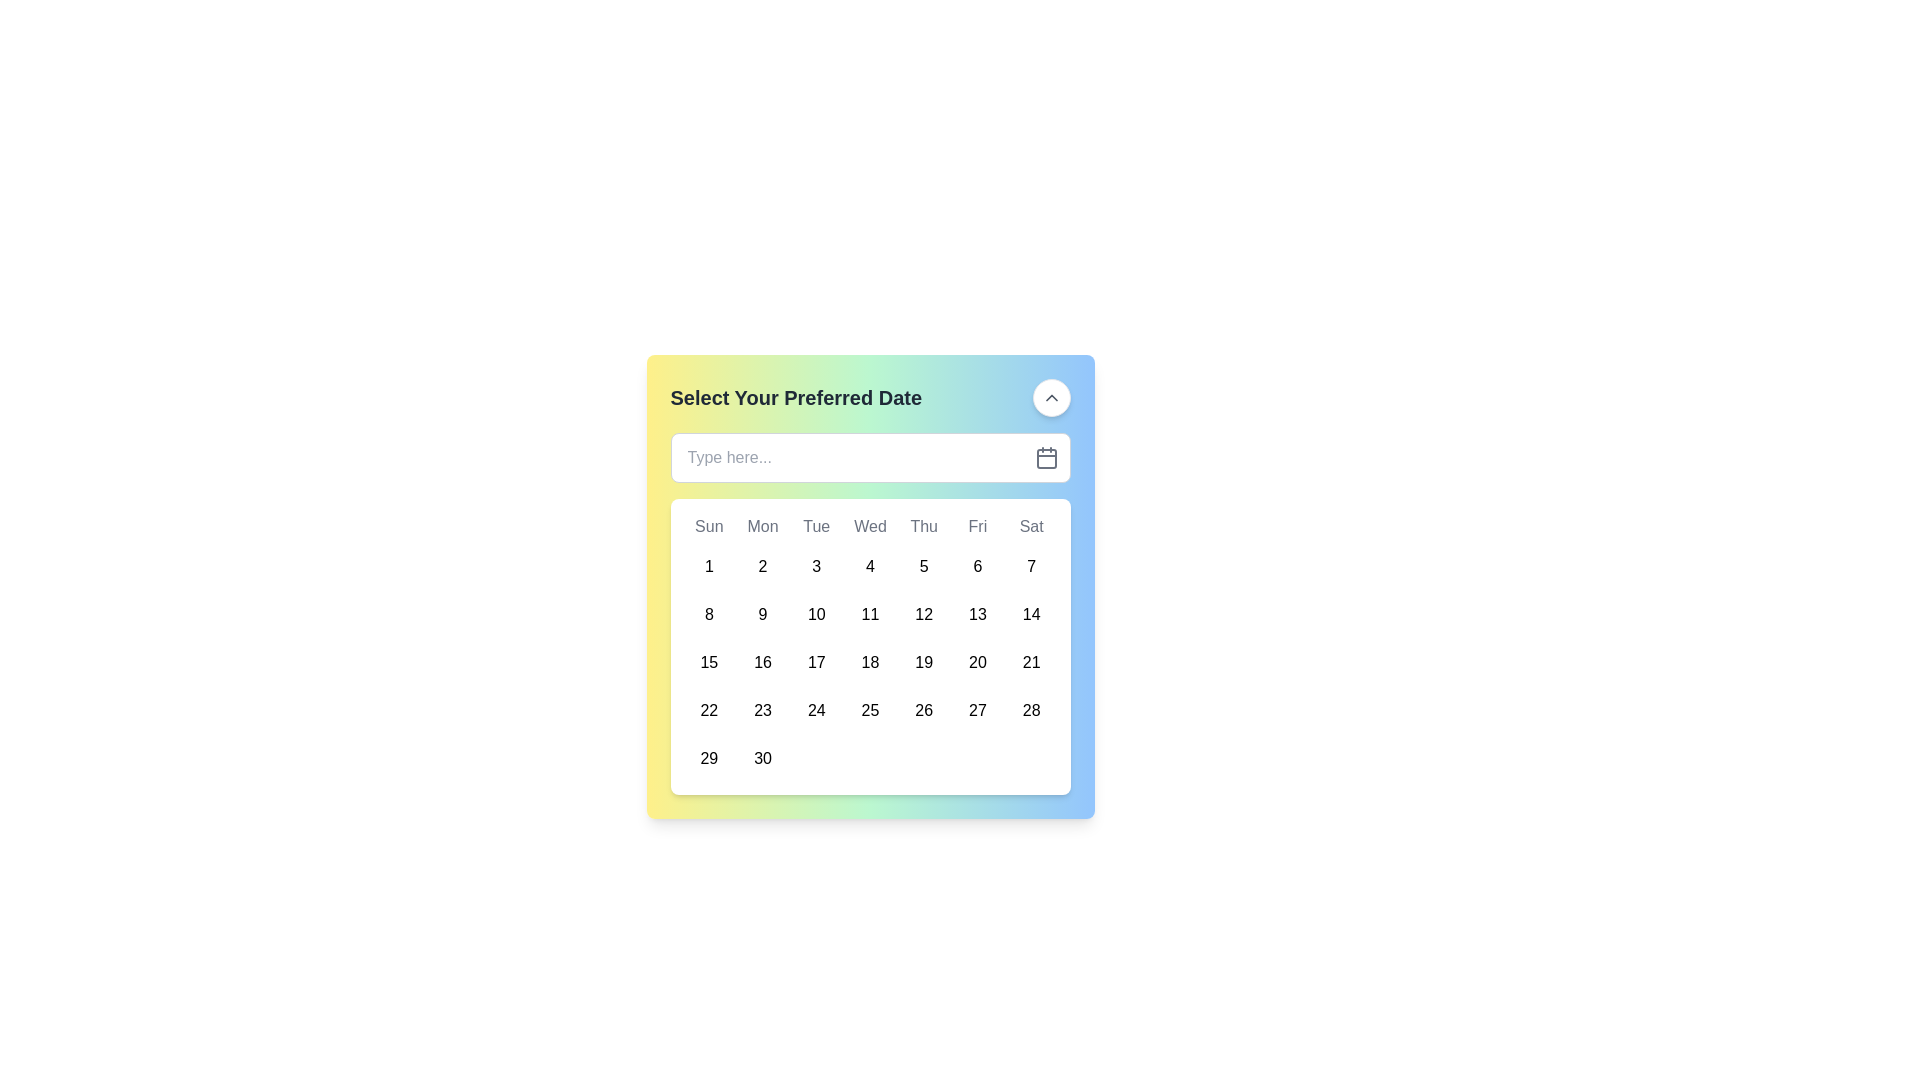  I want to click on the circular button displaying the number '1' in the calendar's topmost row under the 'Sun' weekday column, so click(709, 567).